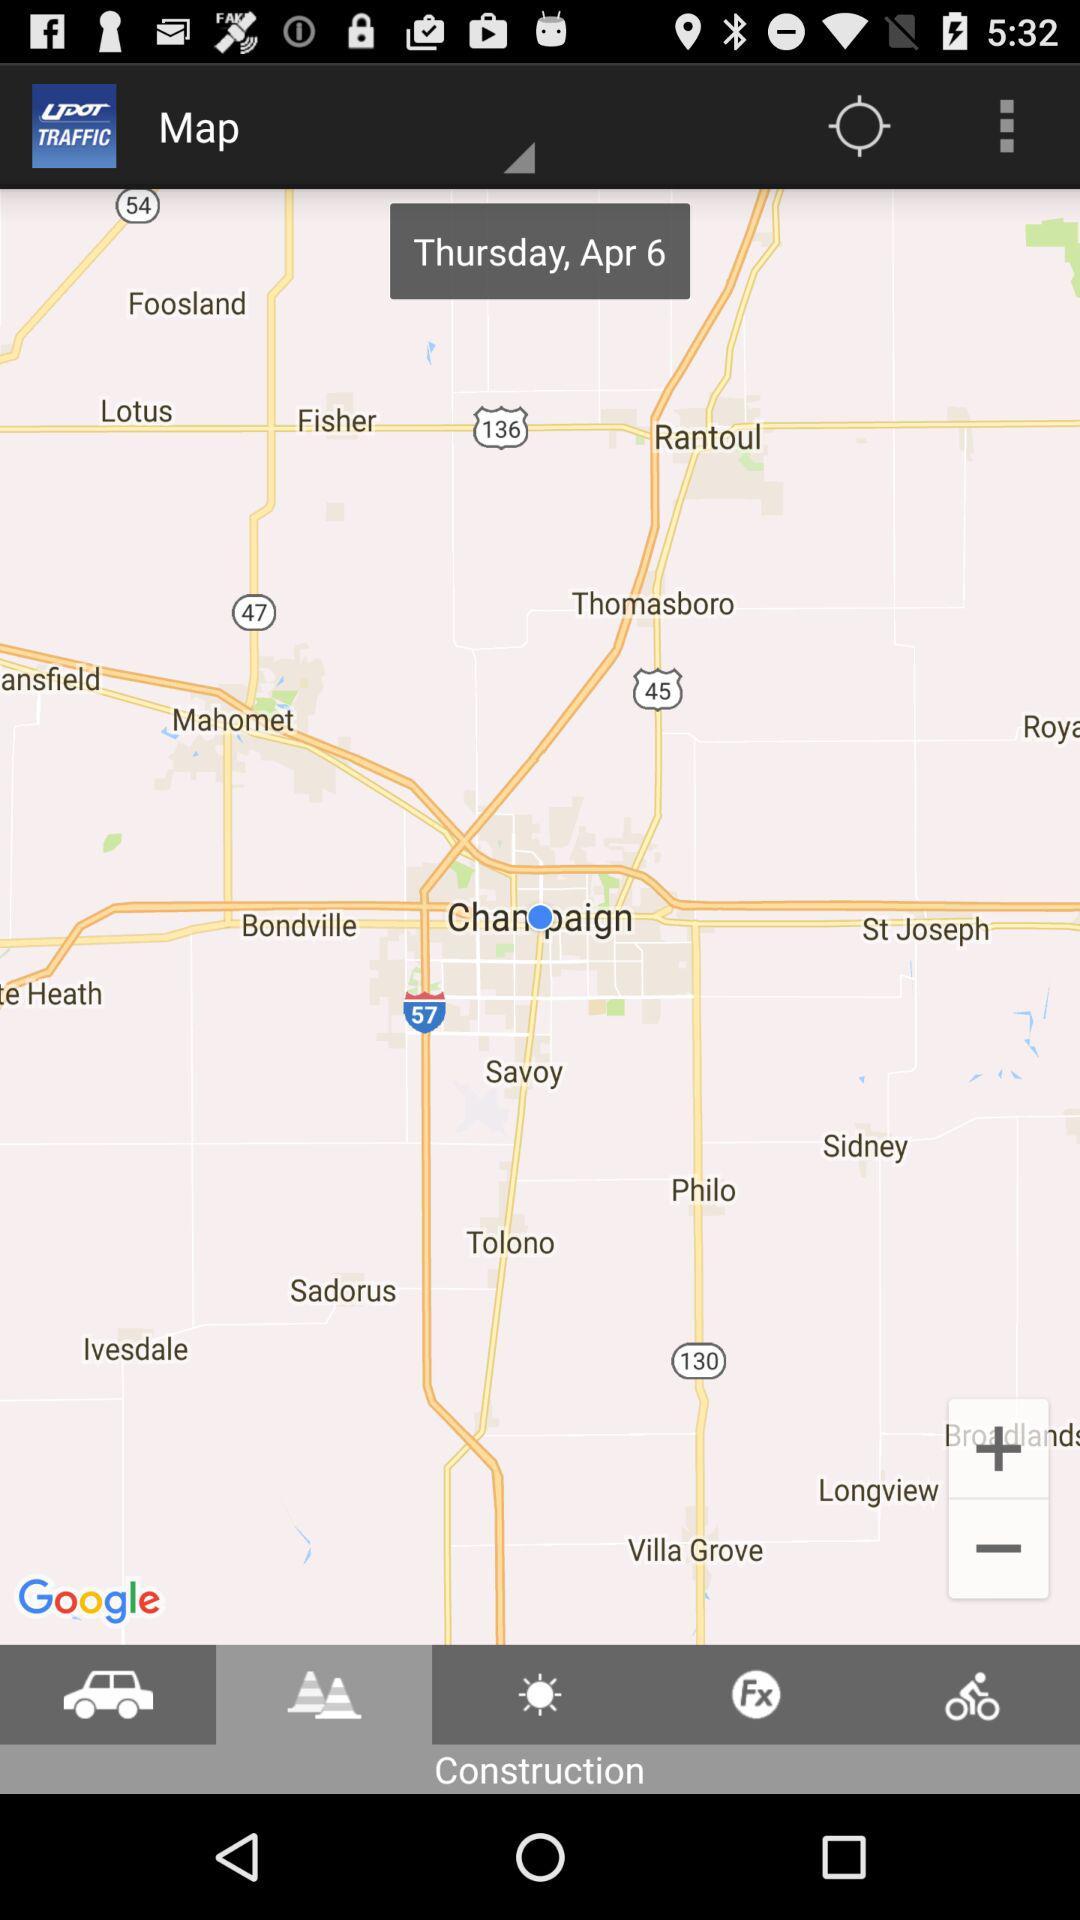 The width and height of the screenshot is (1080, 1920). I want to click on road construction activities, so click(323, 1693).